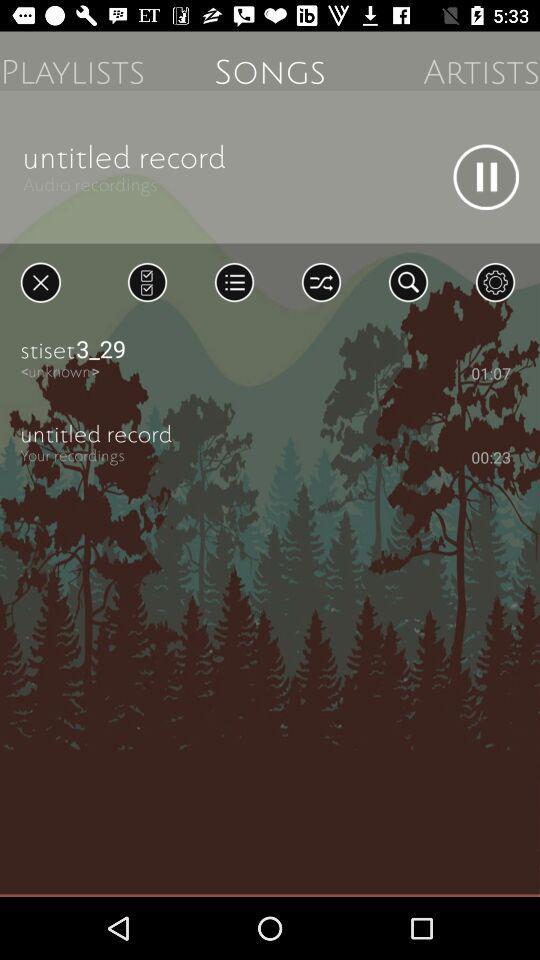 This screenshot has height=960, width=540. What do you see at coordinates (407, 281) in the screenshot?
I see `the search icon` at bounding box center [407, 281].